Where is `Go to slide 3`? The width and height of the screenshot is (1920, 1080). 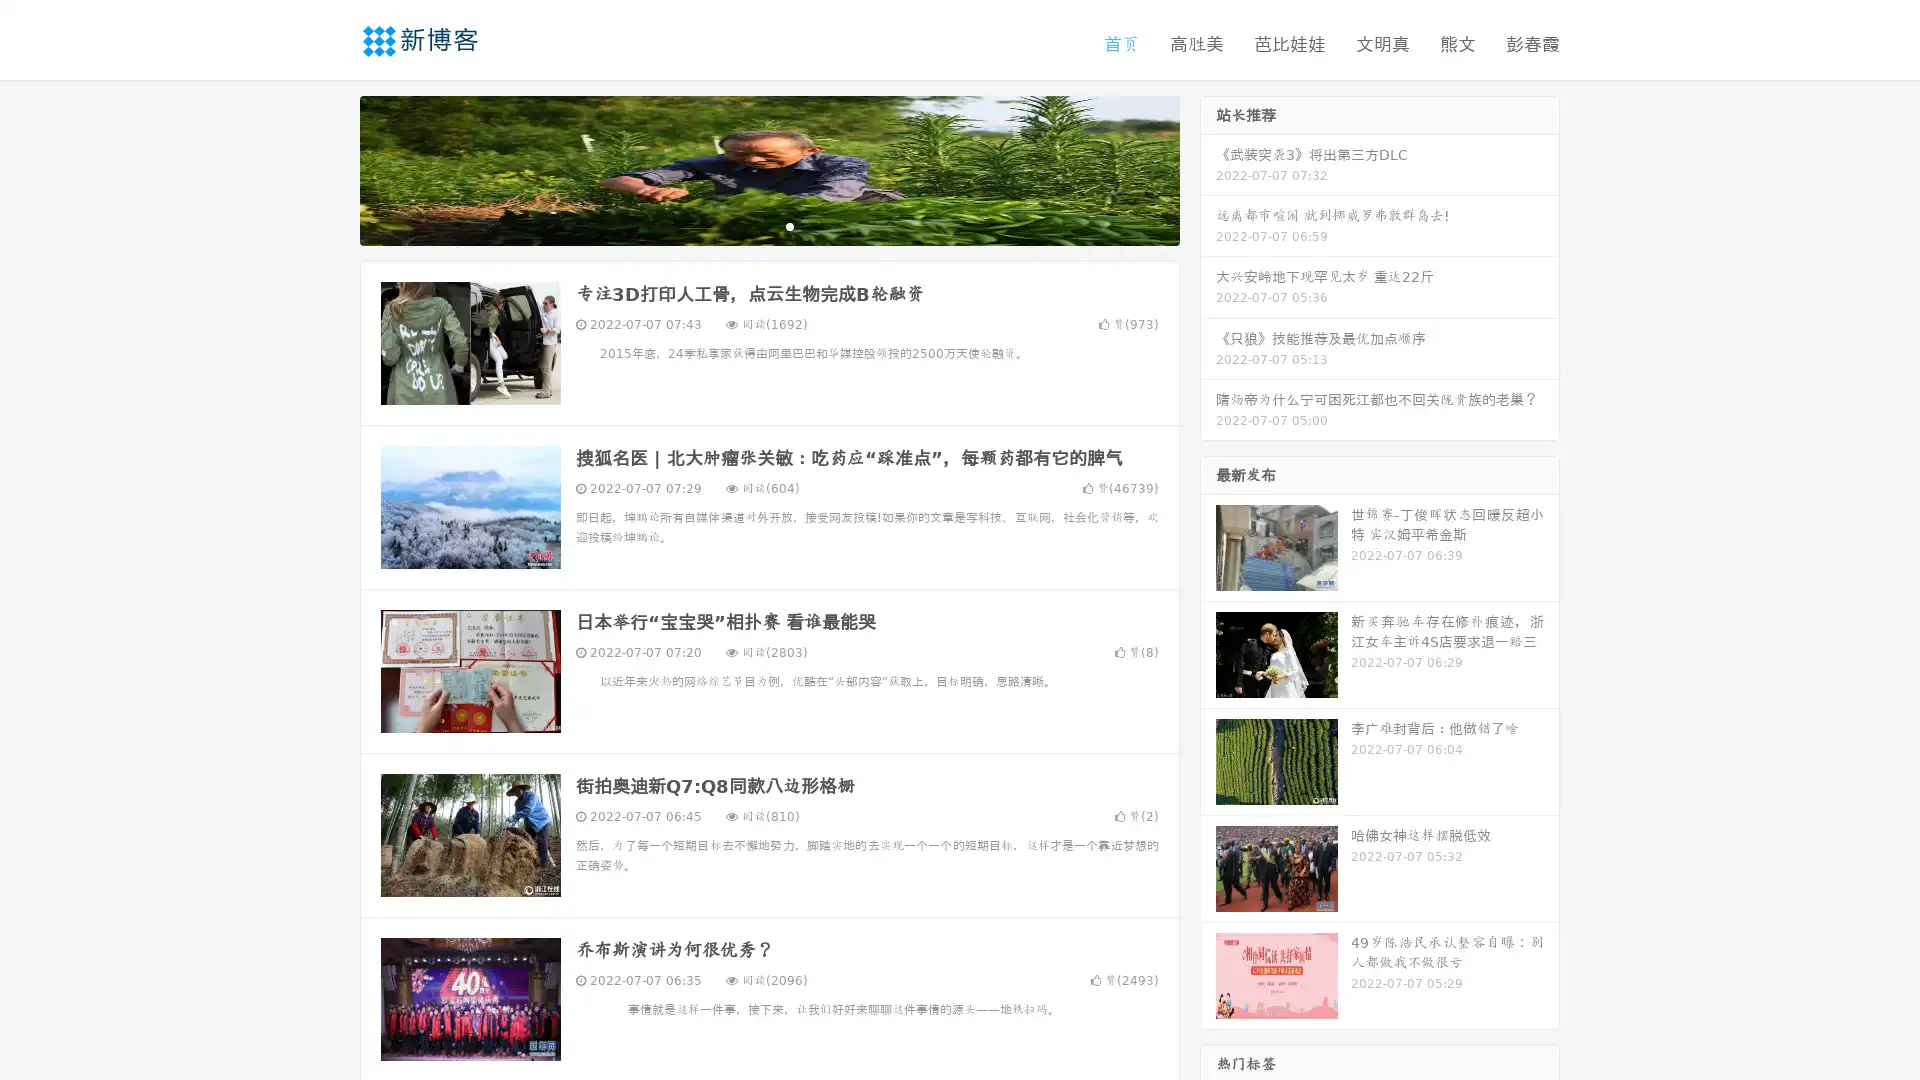
Go to slide 3 is located at coordinates (789, 225).